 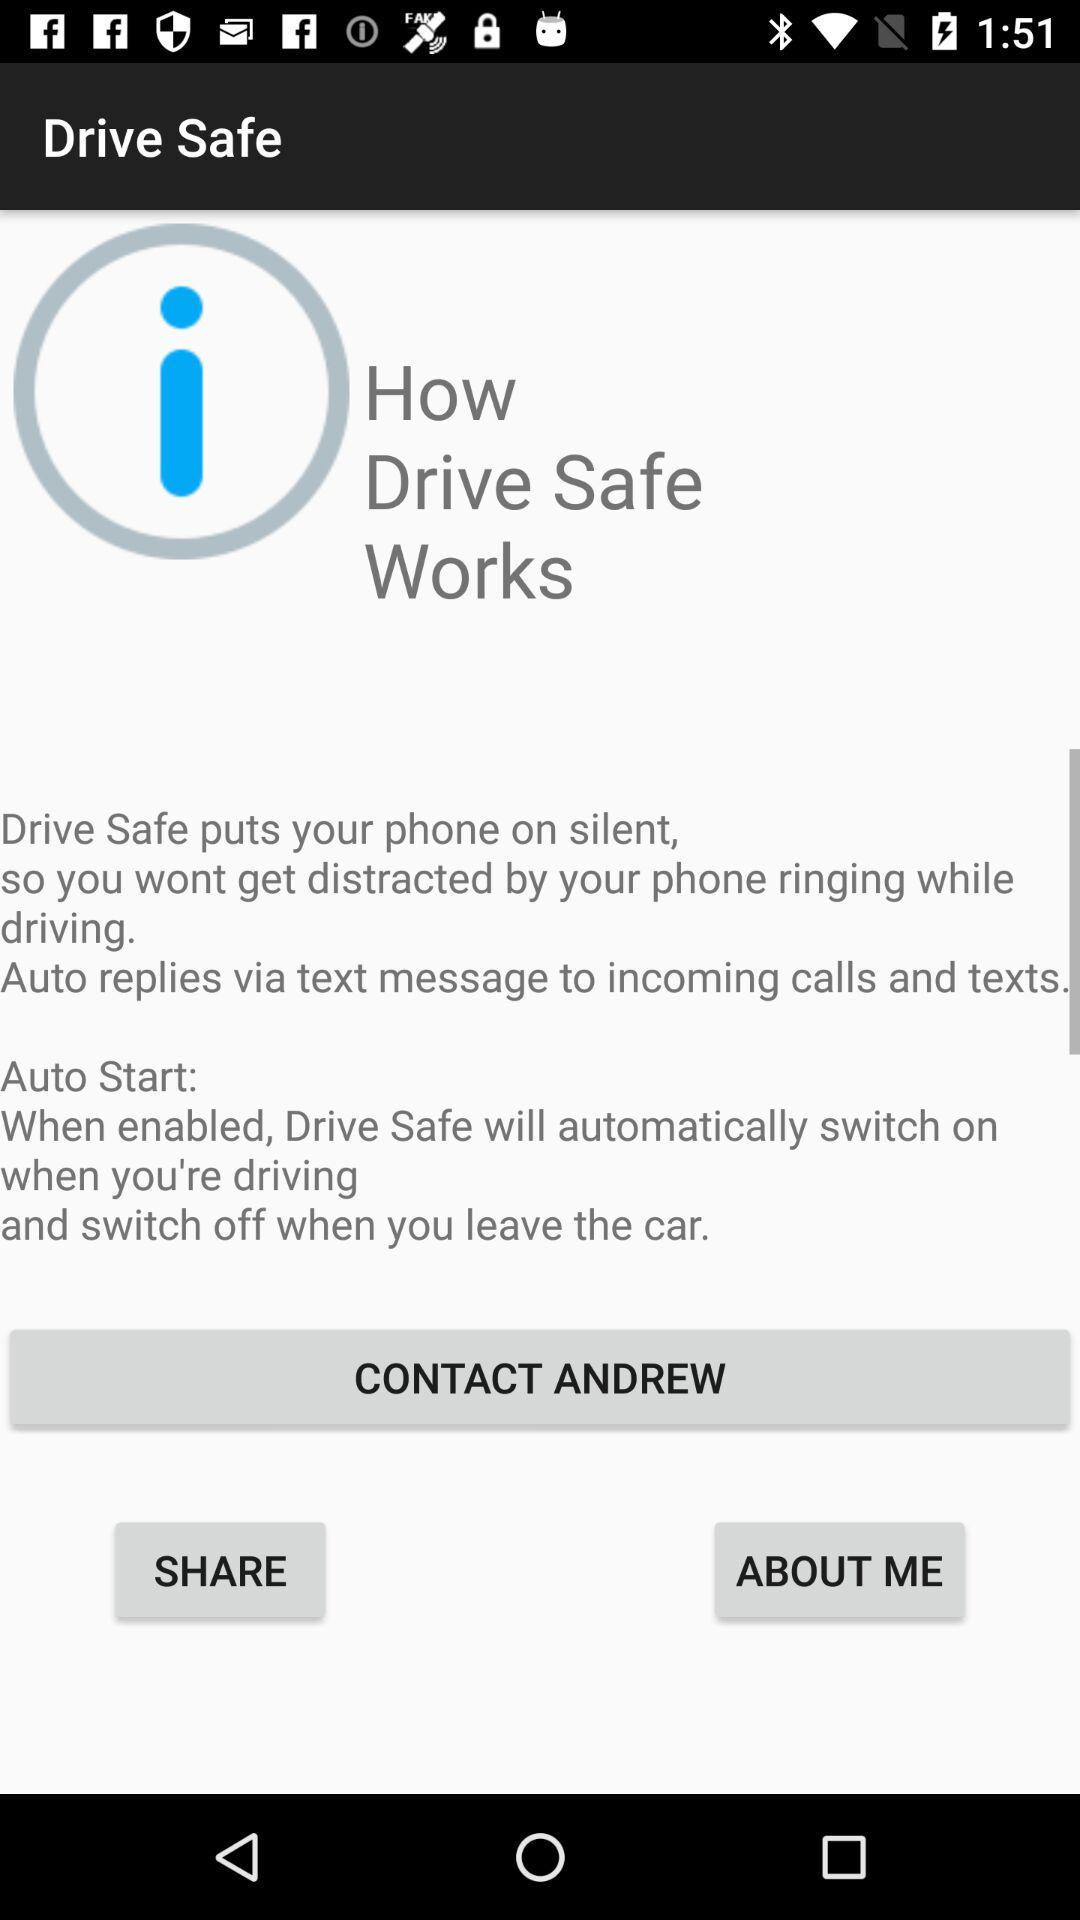 I want to click on the icon next to the about me, so click(x=220, y=1568).